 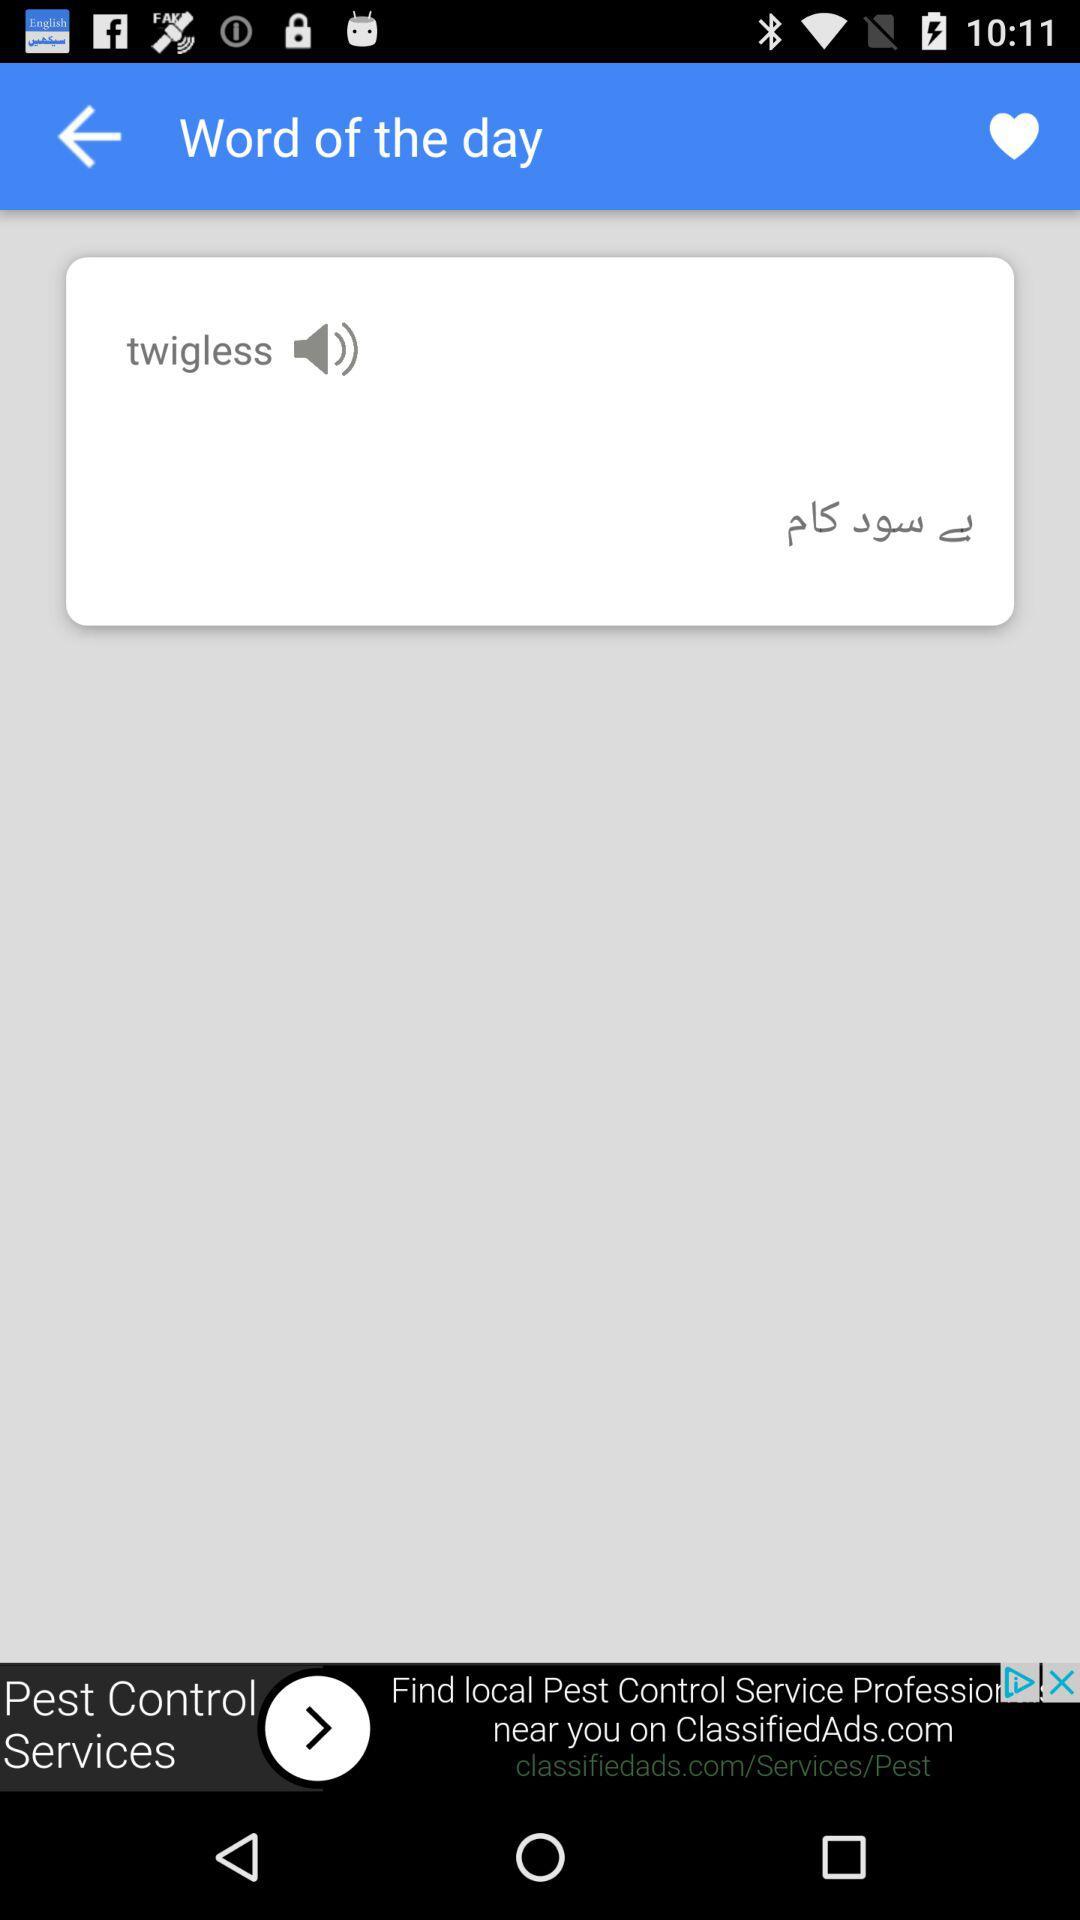 What do you see at coordinates (88, 135) in the screenshot?
I see `previous` at bounding box center [88, 135].